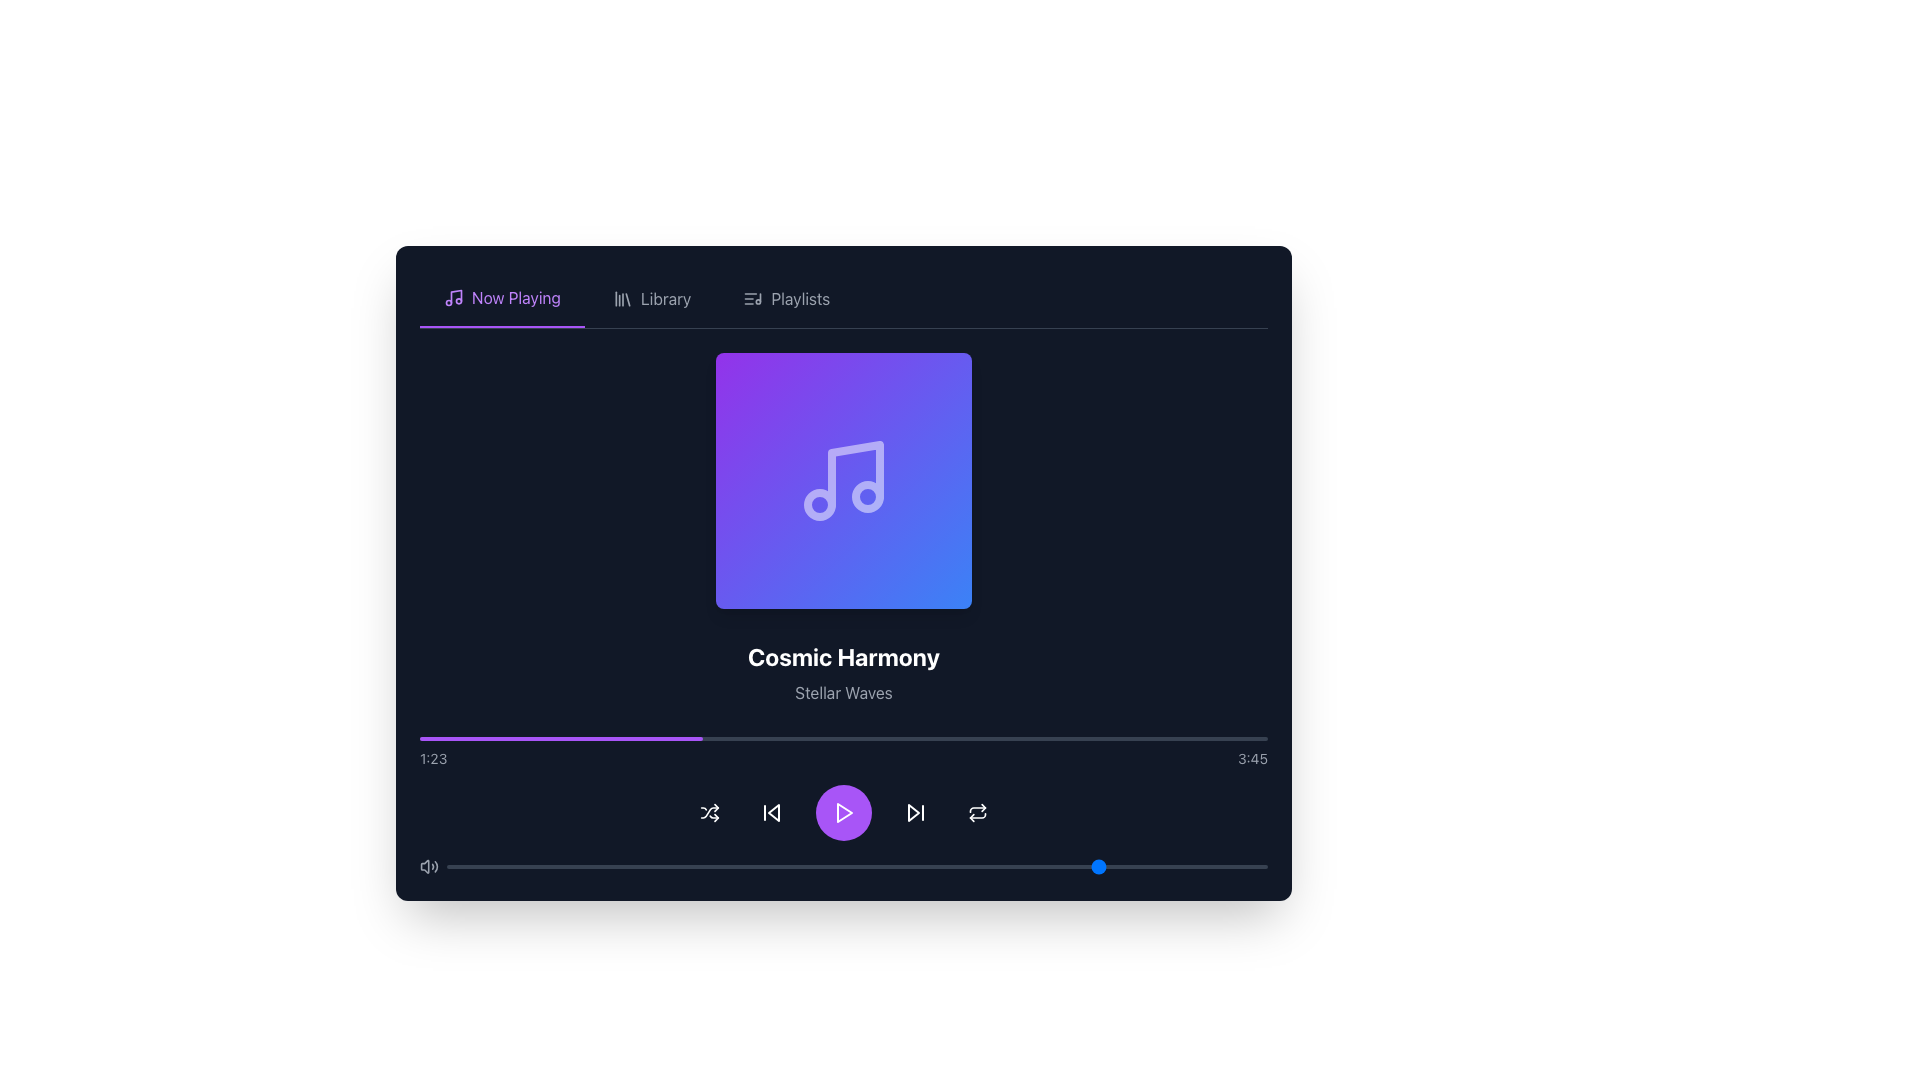 The width and height of the screenshot is (1920, 1080). I want to click on the minimalist gray speaker icon located in the bottom-left corner of the horizontal control bar, so click(428, 866).